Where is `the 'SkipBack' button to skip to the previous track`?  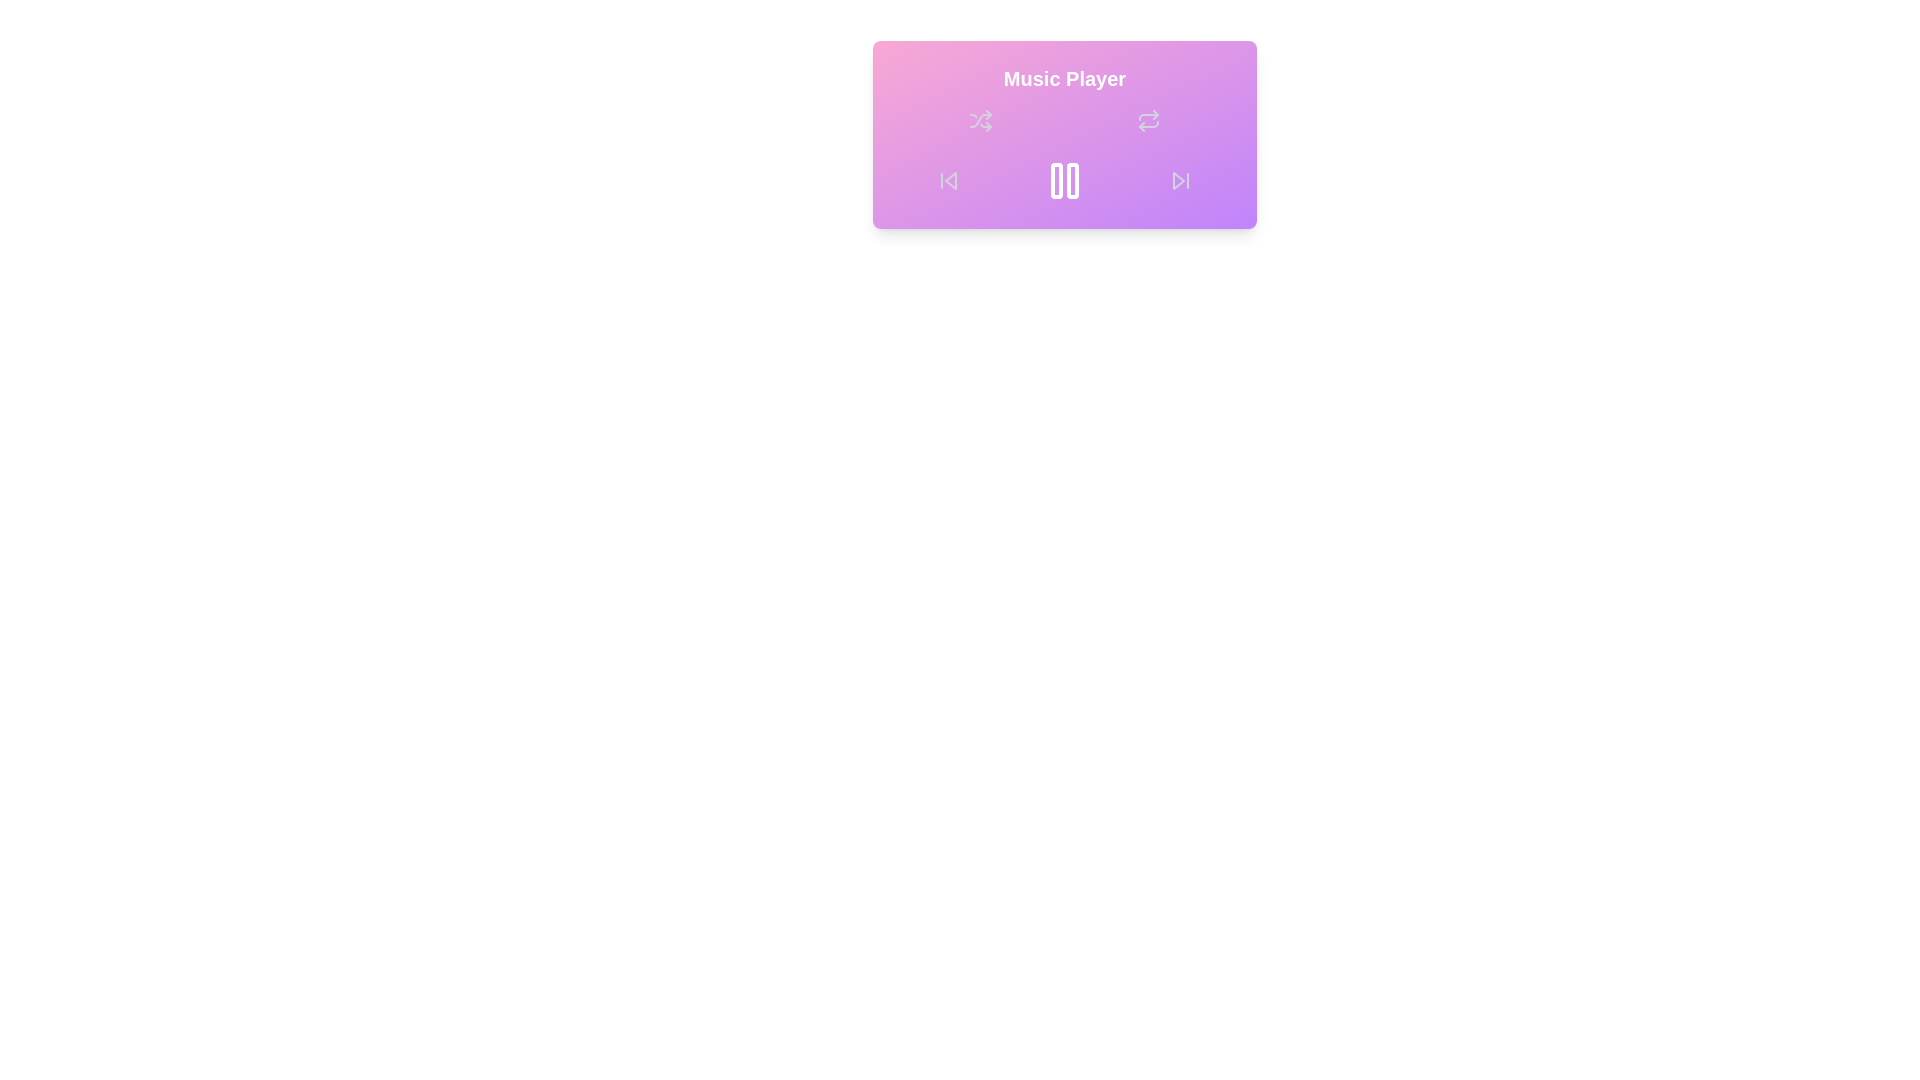 the 'SkipBack' button to skip to the previous track is located at coordinates (948, 181).